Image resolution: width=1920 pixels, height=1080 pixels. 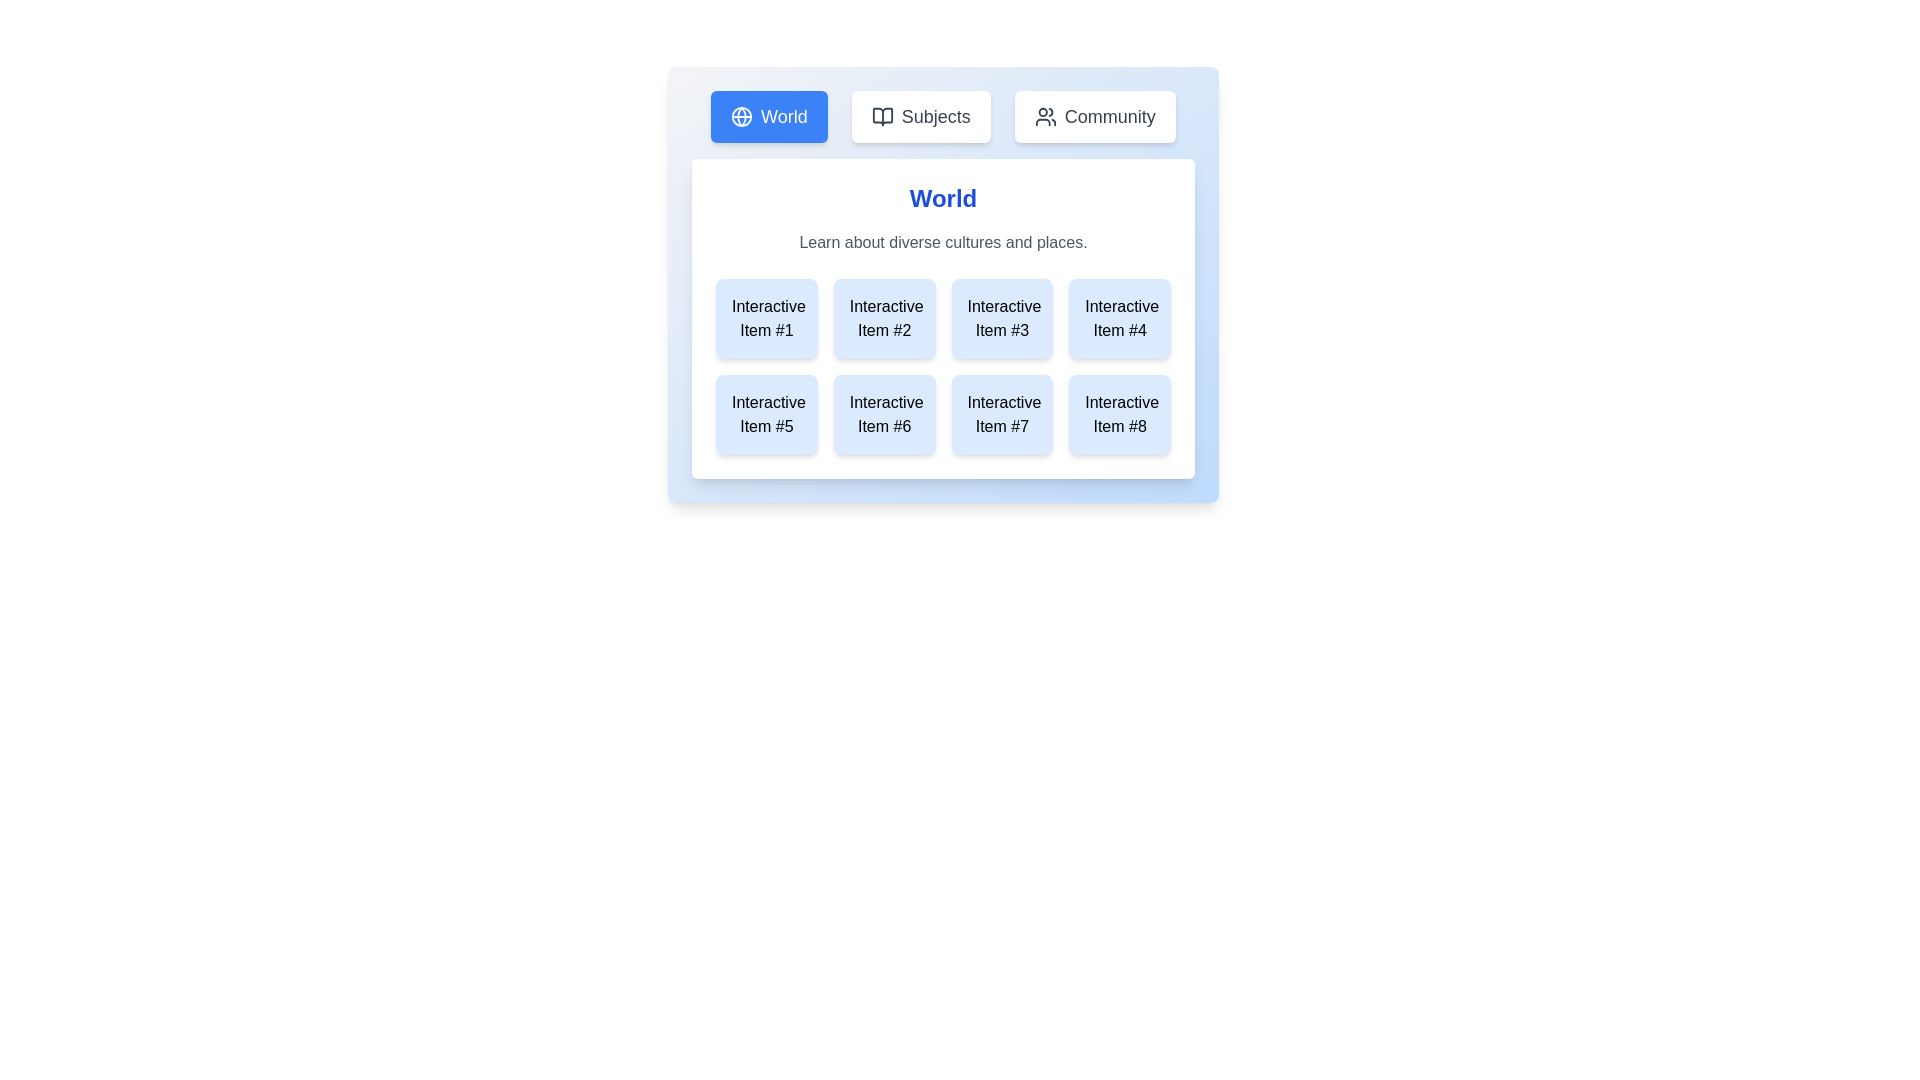 What do you see at coordinates (768, 116) in the screenshot?
I see `the World tab to switch views` at bounding box center [768, 116].